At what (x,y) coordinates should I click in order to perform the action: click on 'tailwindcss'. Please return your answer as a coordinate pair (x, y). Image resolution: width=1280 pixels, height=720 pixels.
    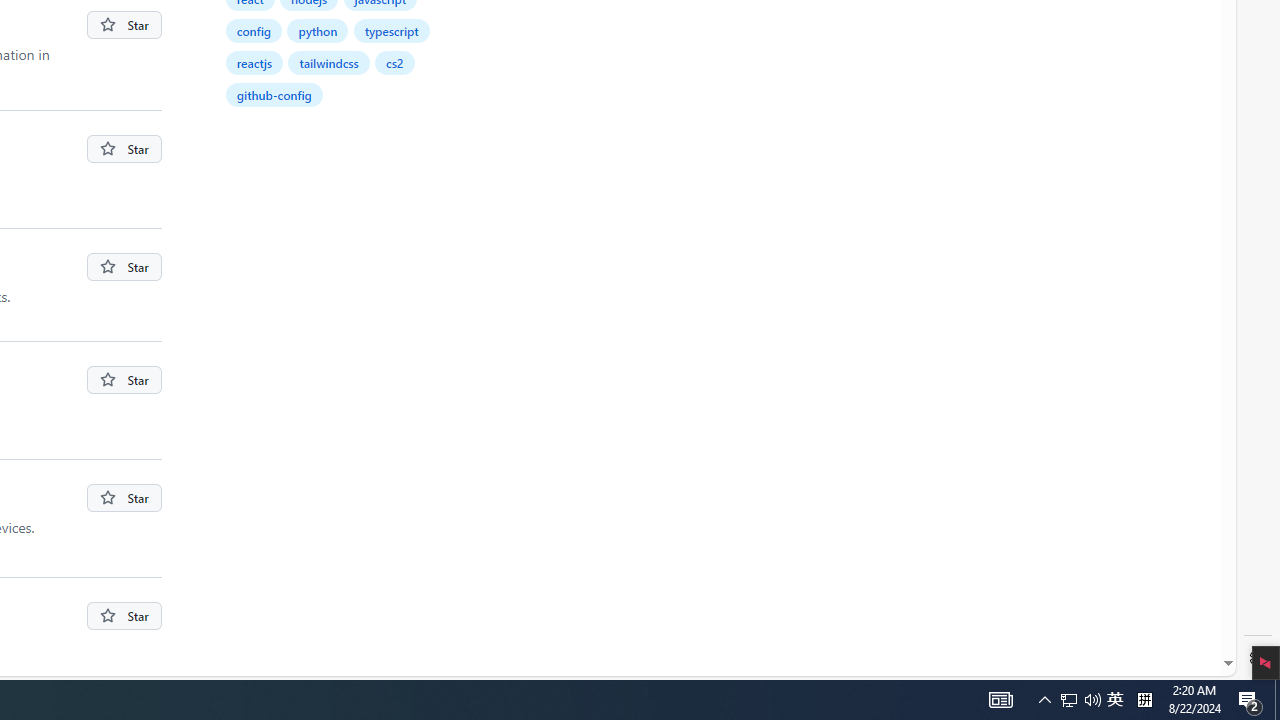
    Looking at the image, I should click on (328, 61).